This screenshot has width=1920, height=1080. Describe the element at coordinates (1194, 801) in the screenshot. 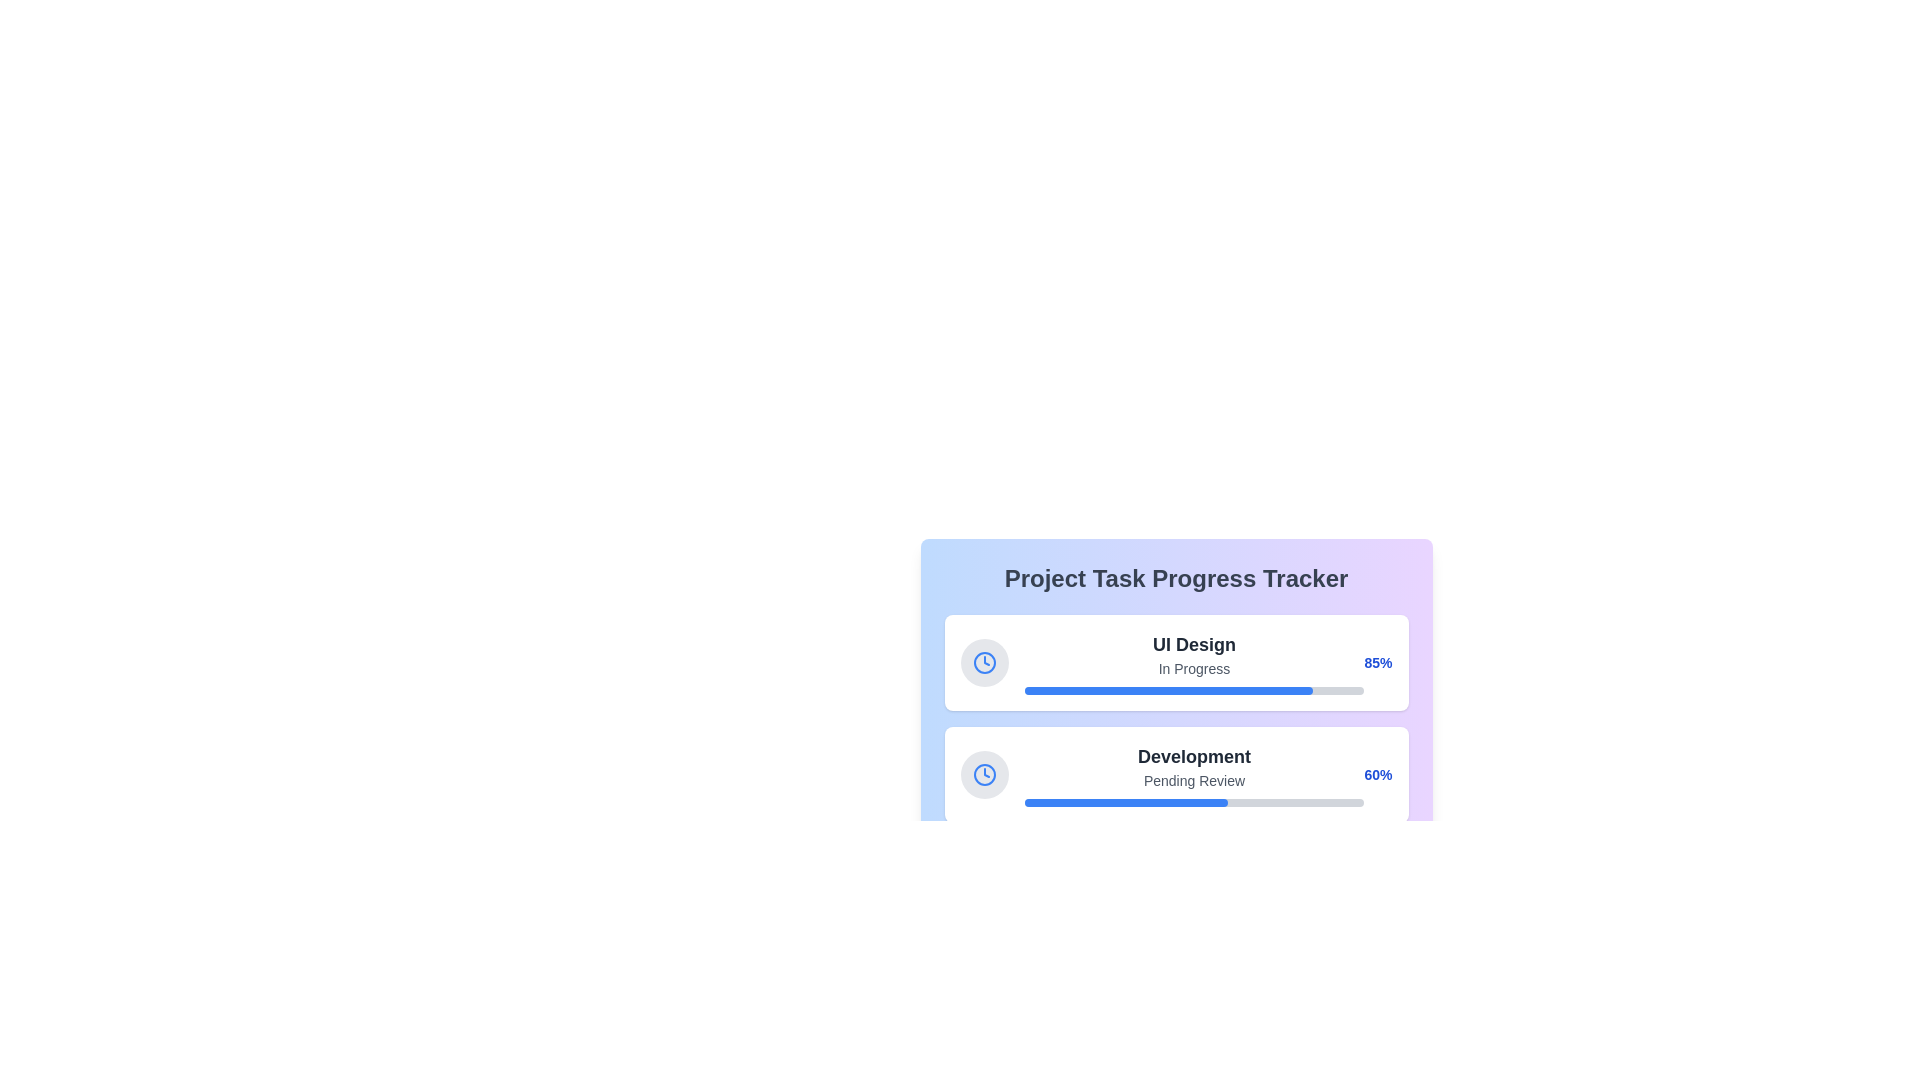

I see `the Progress bar representing the 'Development' task` at that location.